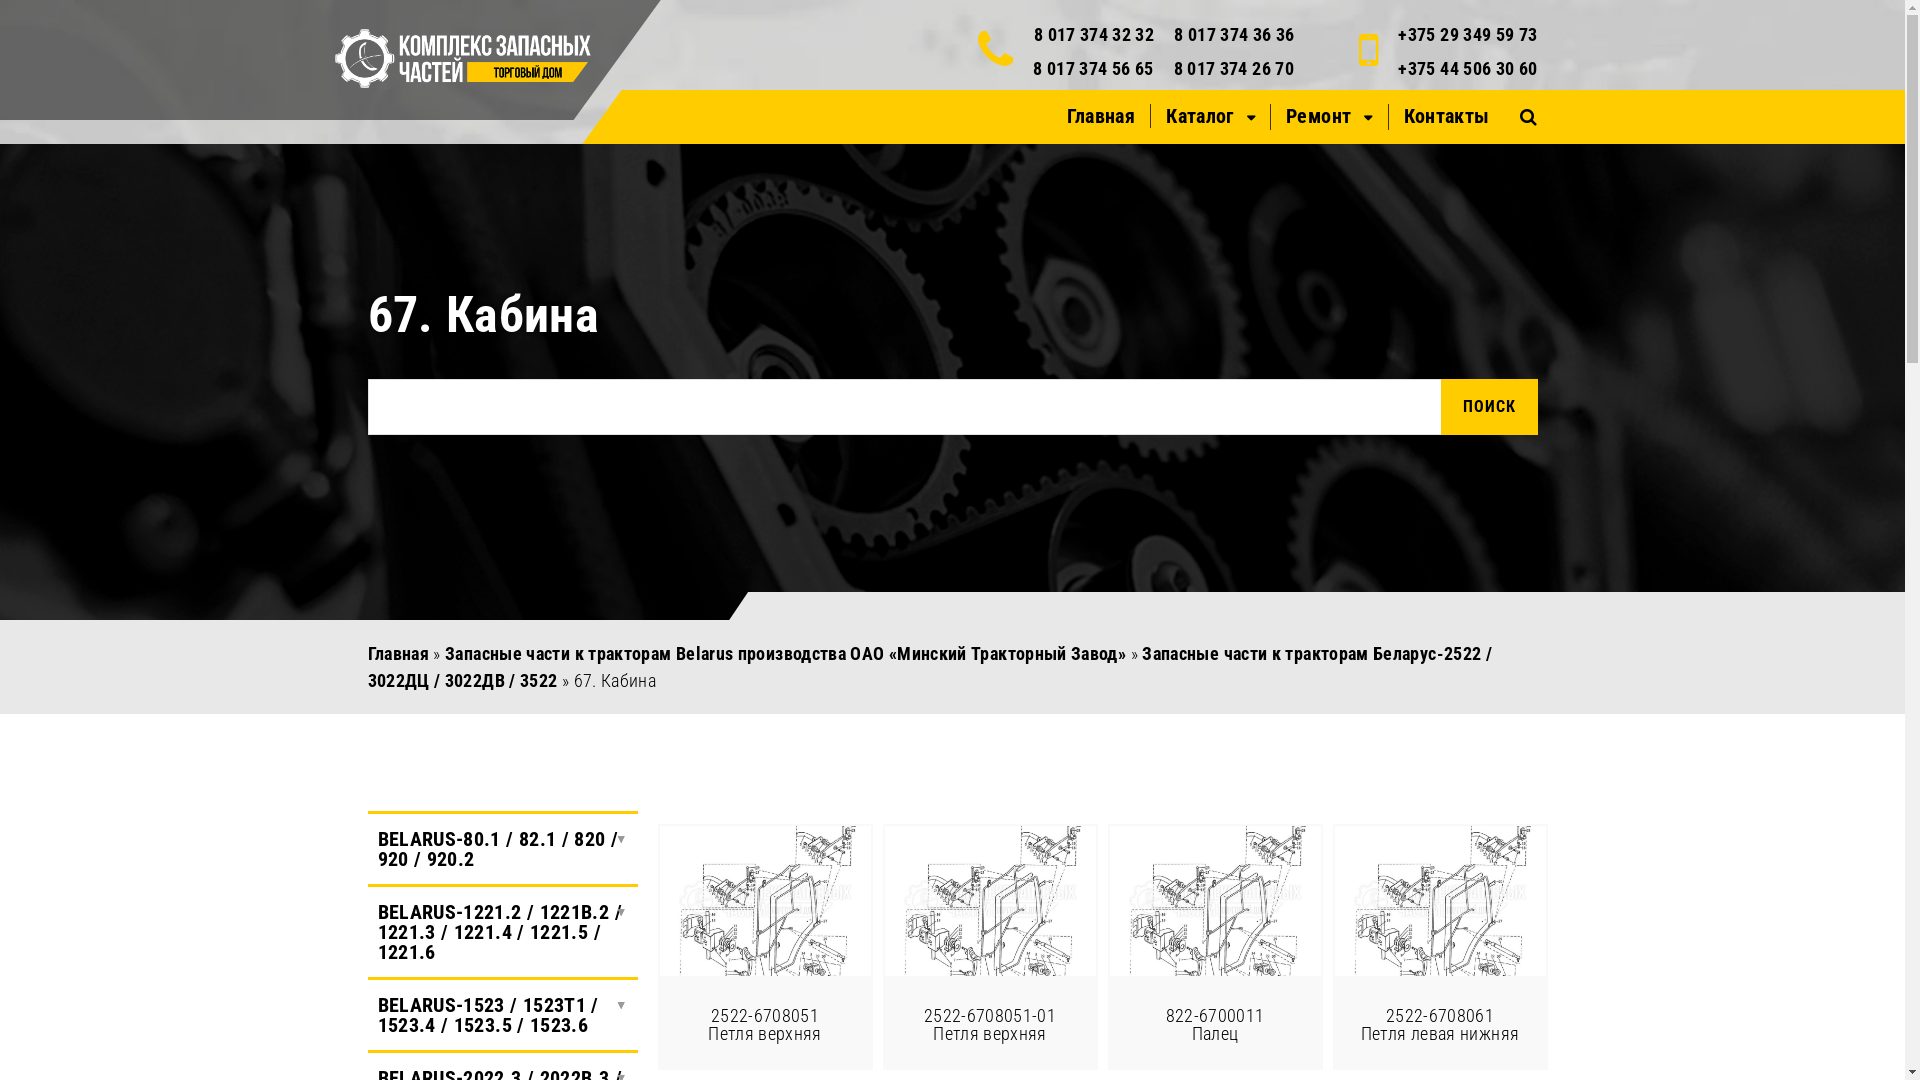 The height and width of the screenshot is (1080, 1920). What do you see at coordinates (1467, 34) in the screenshot?
I see `'+375 29 349 59 73'` at bounding box center [1467, 34].